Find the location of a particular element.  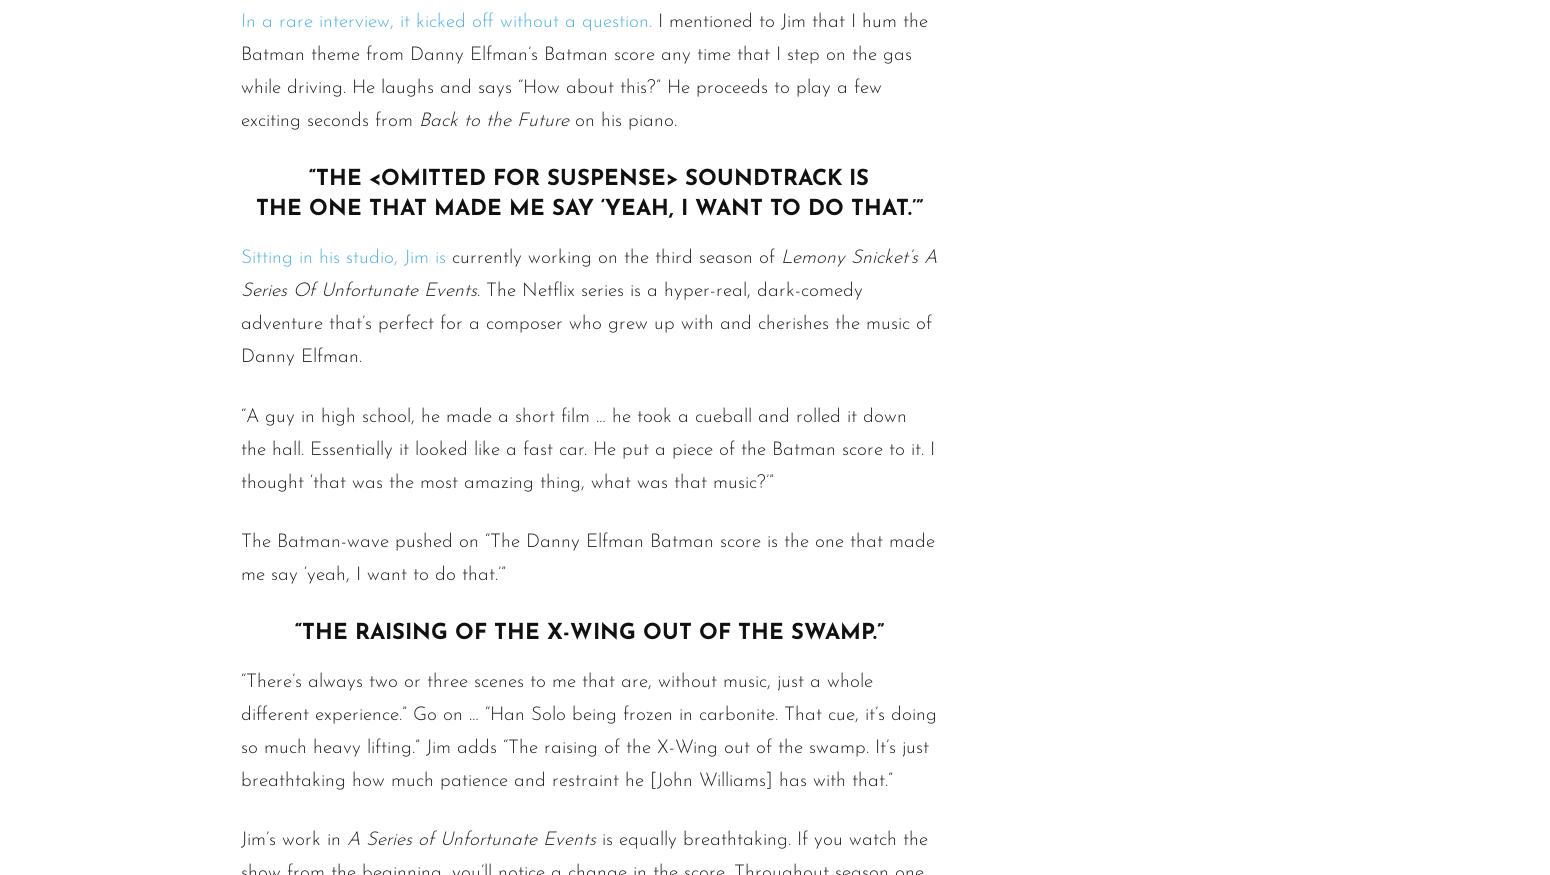

'“The raising of the X-Wing out of the swamp.”' is located at coordinates (588, 631).